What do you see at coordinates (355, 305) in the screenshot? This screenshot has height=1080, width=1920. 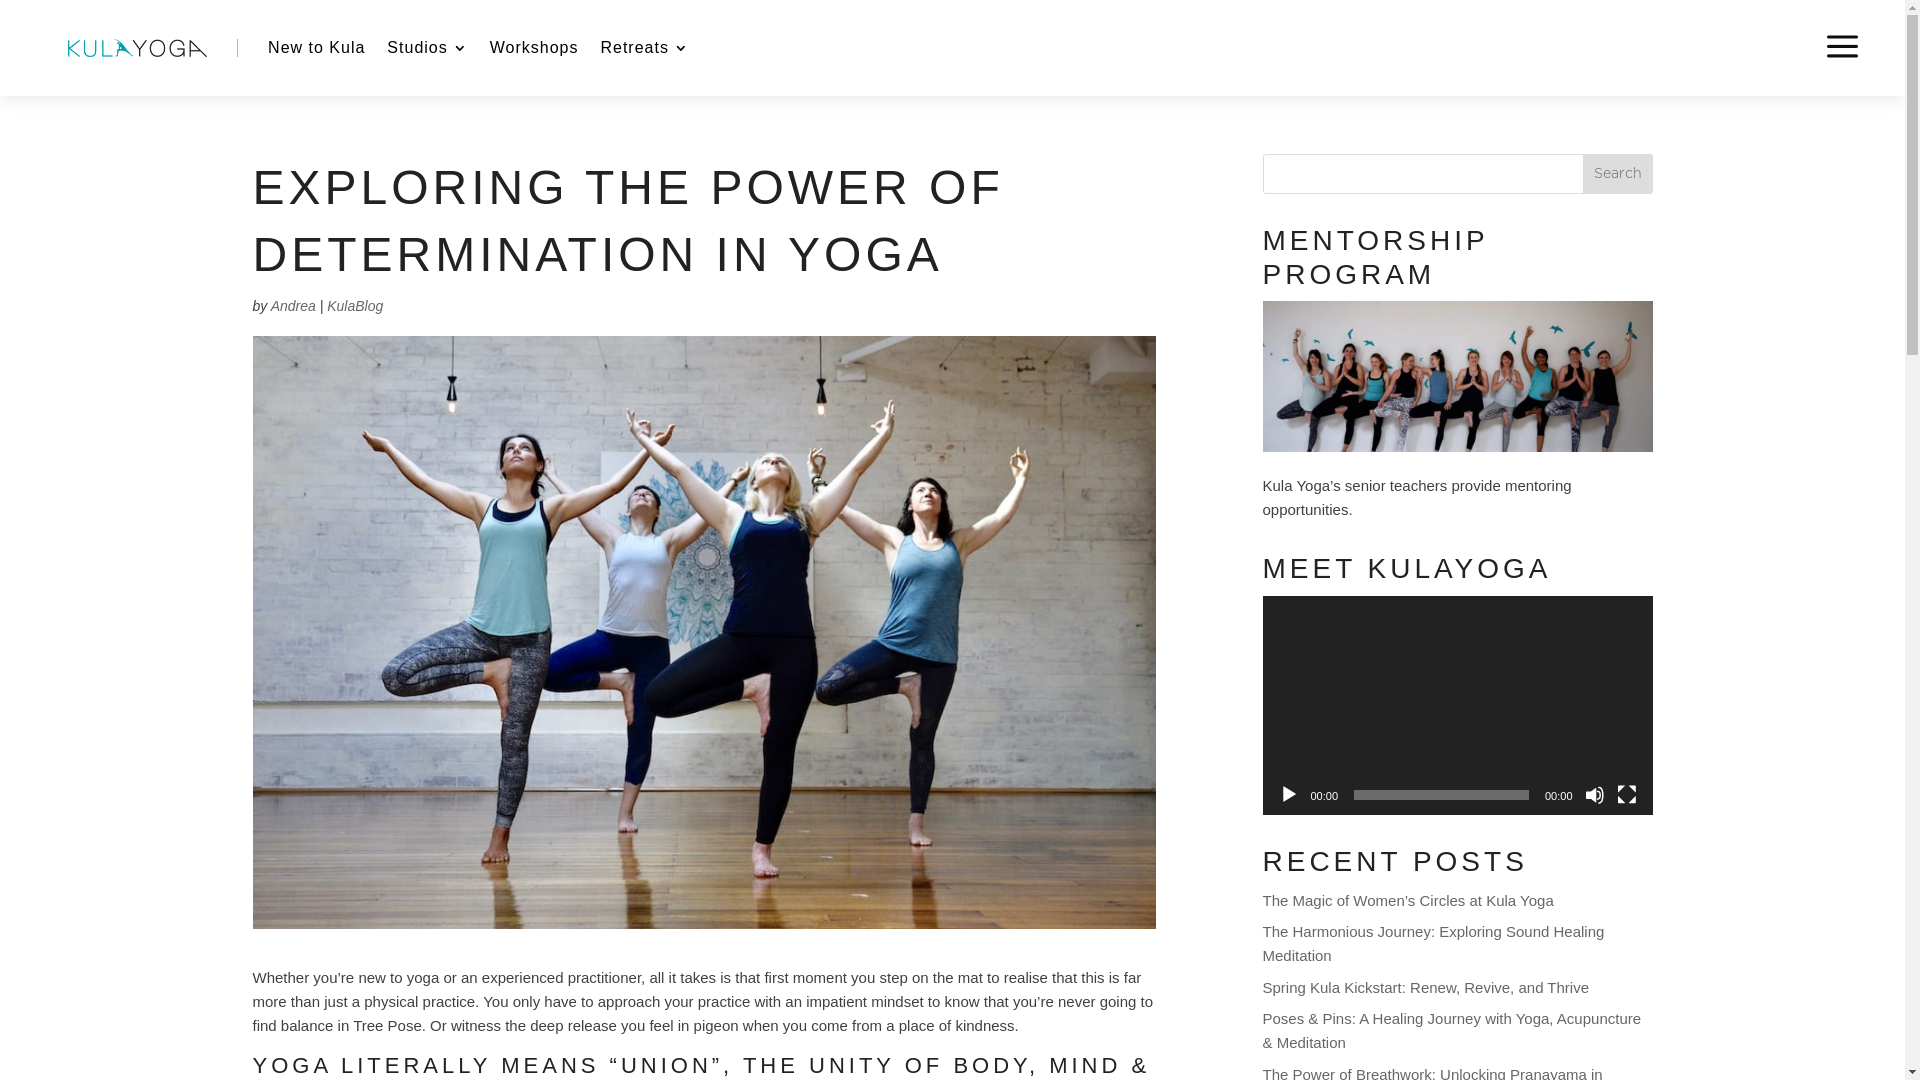 I see `'KulaBlog'` at bounding box center [355, 305].